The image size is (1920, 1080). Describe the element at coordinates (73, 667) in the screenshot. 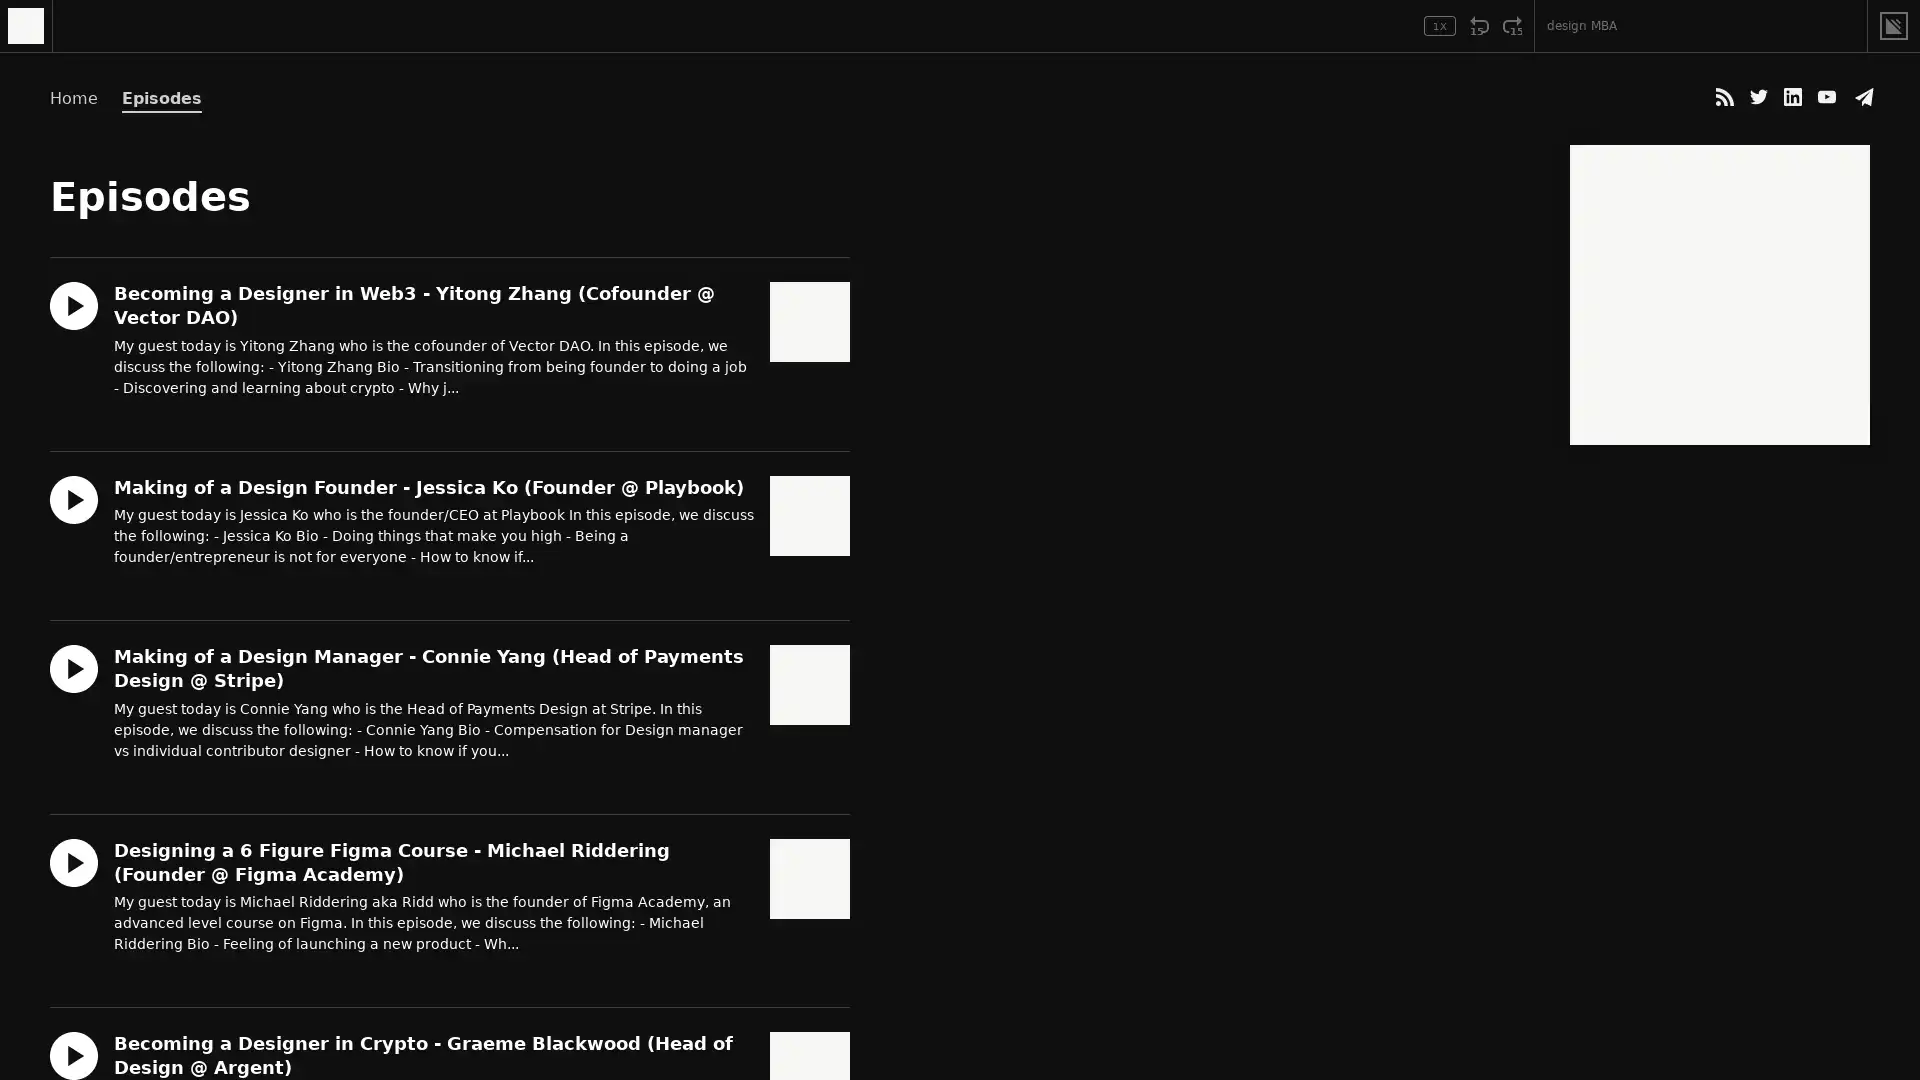

I see `Play` at that location.